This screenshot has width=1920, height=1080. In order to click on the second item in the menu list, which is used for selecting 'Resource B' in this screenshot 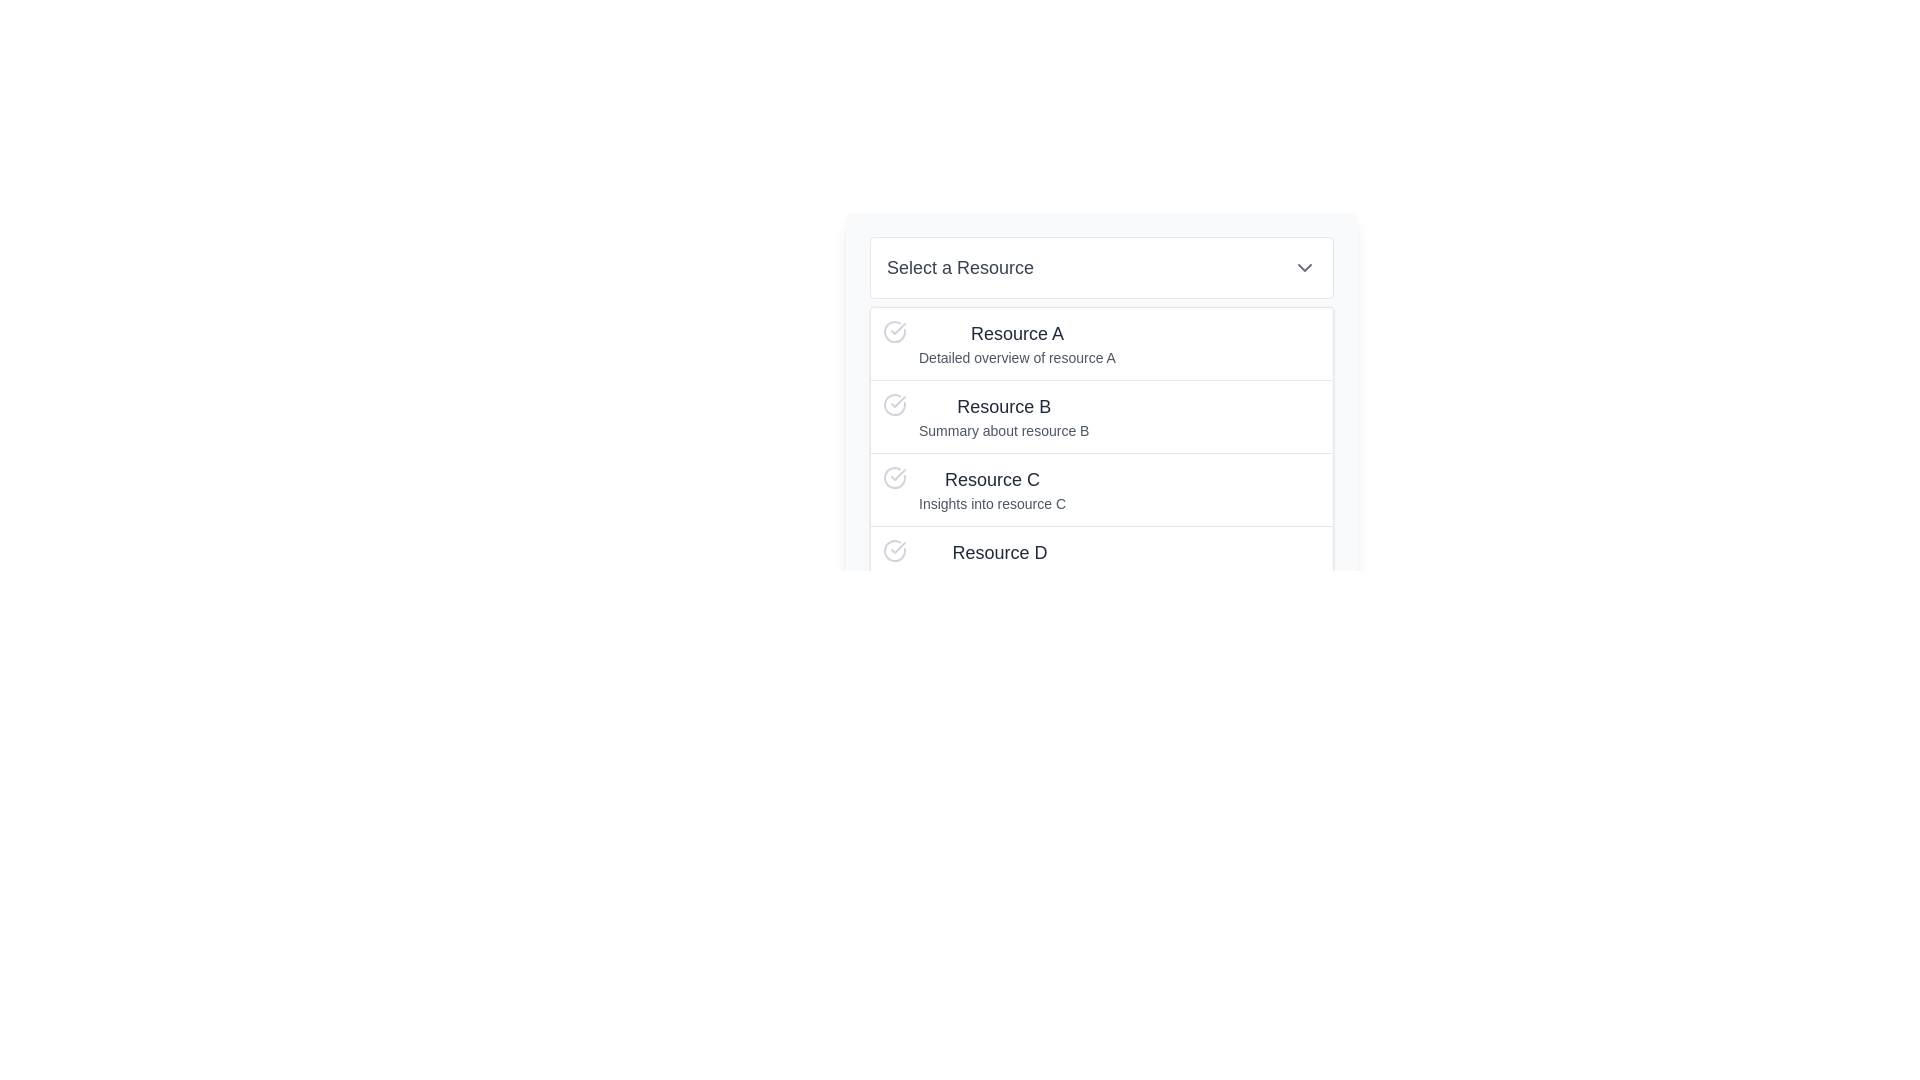, I will do `click(1101, 415)`.